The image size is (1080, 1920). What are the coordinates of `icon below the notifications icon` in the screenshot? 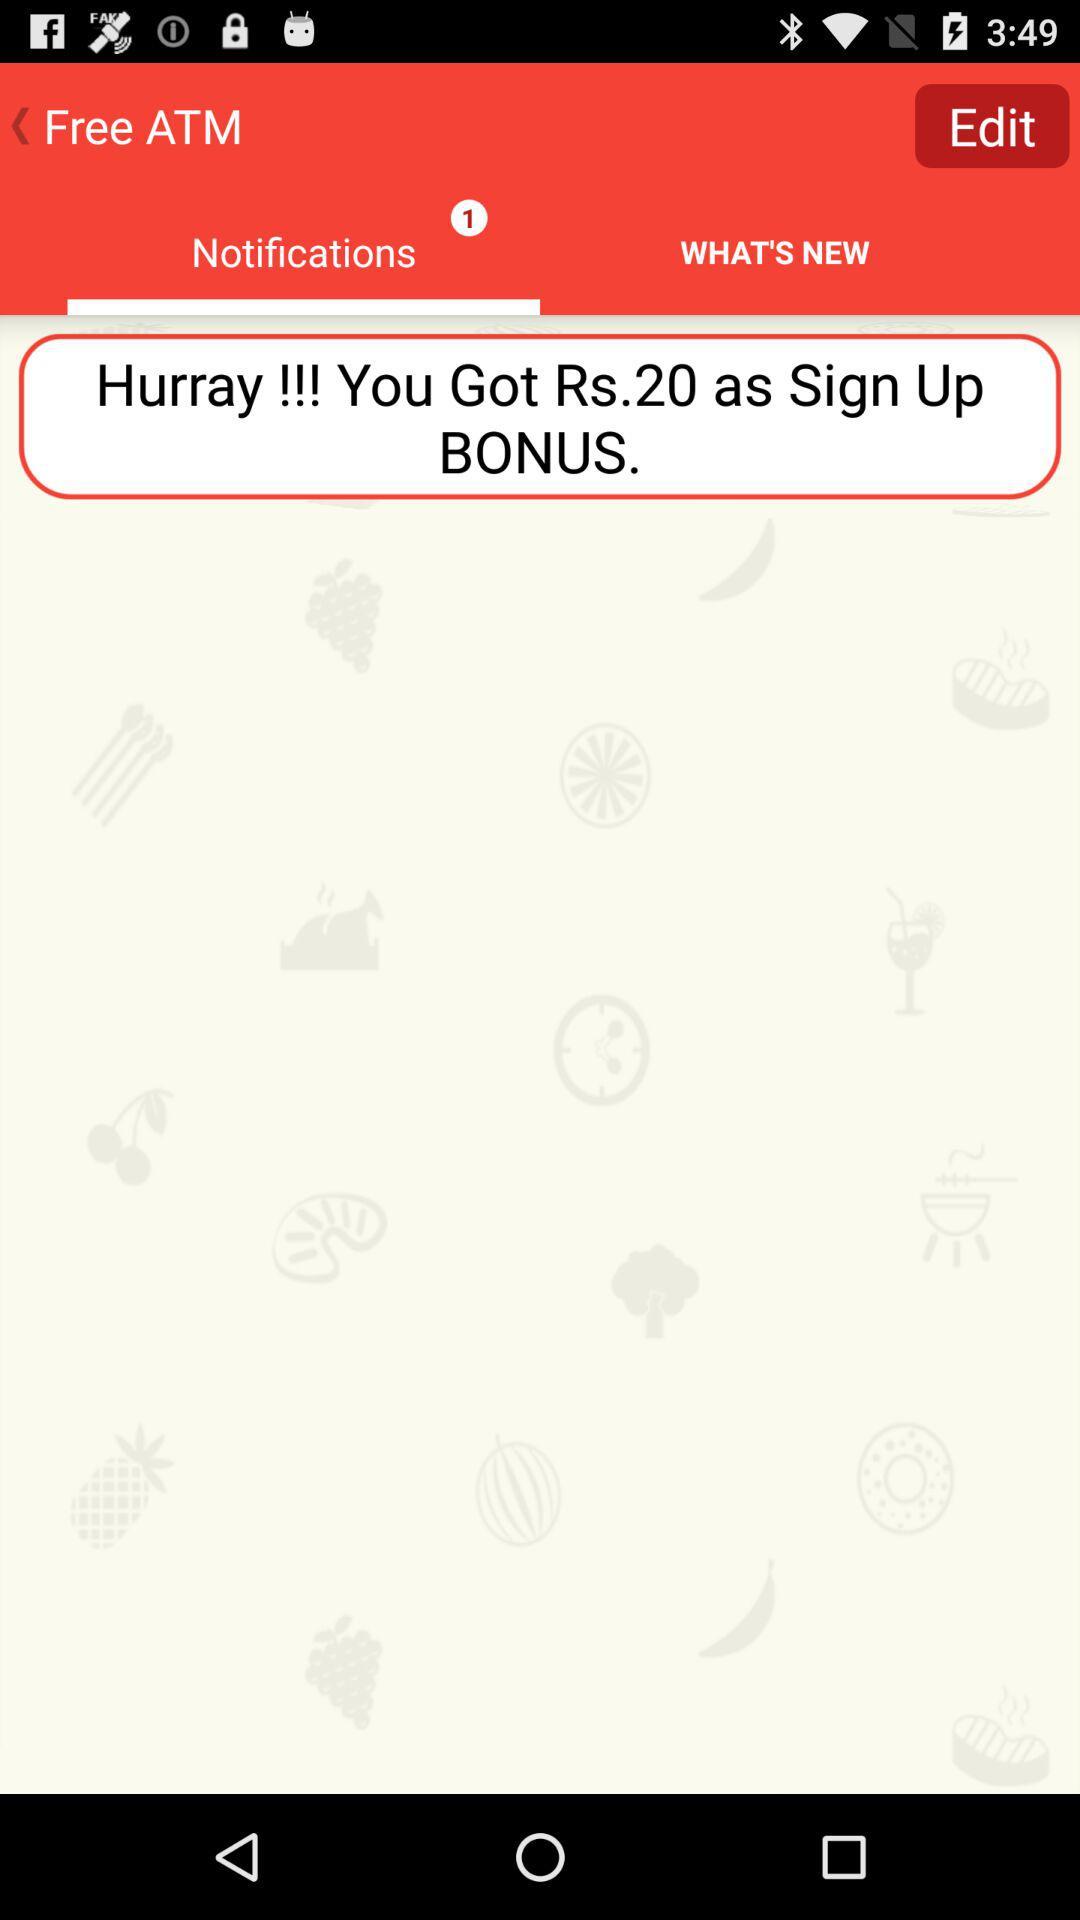 It's located at (540, 415).